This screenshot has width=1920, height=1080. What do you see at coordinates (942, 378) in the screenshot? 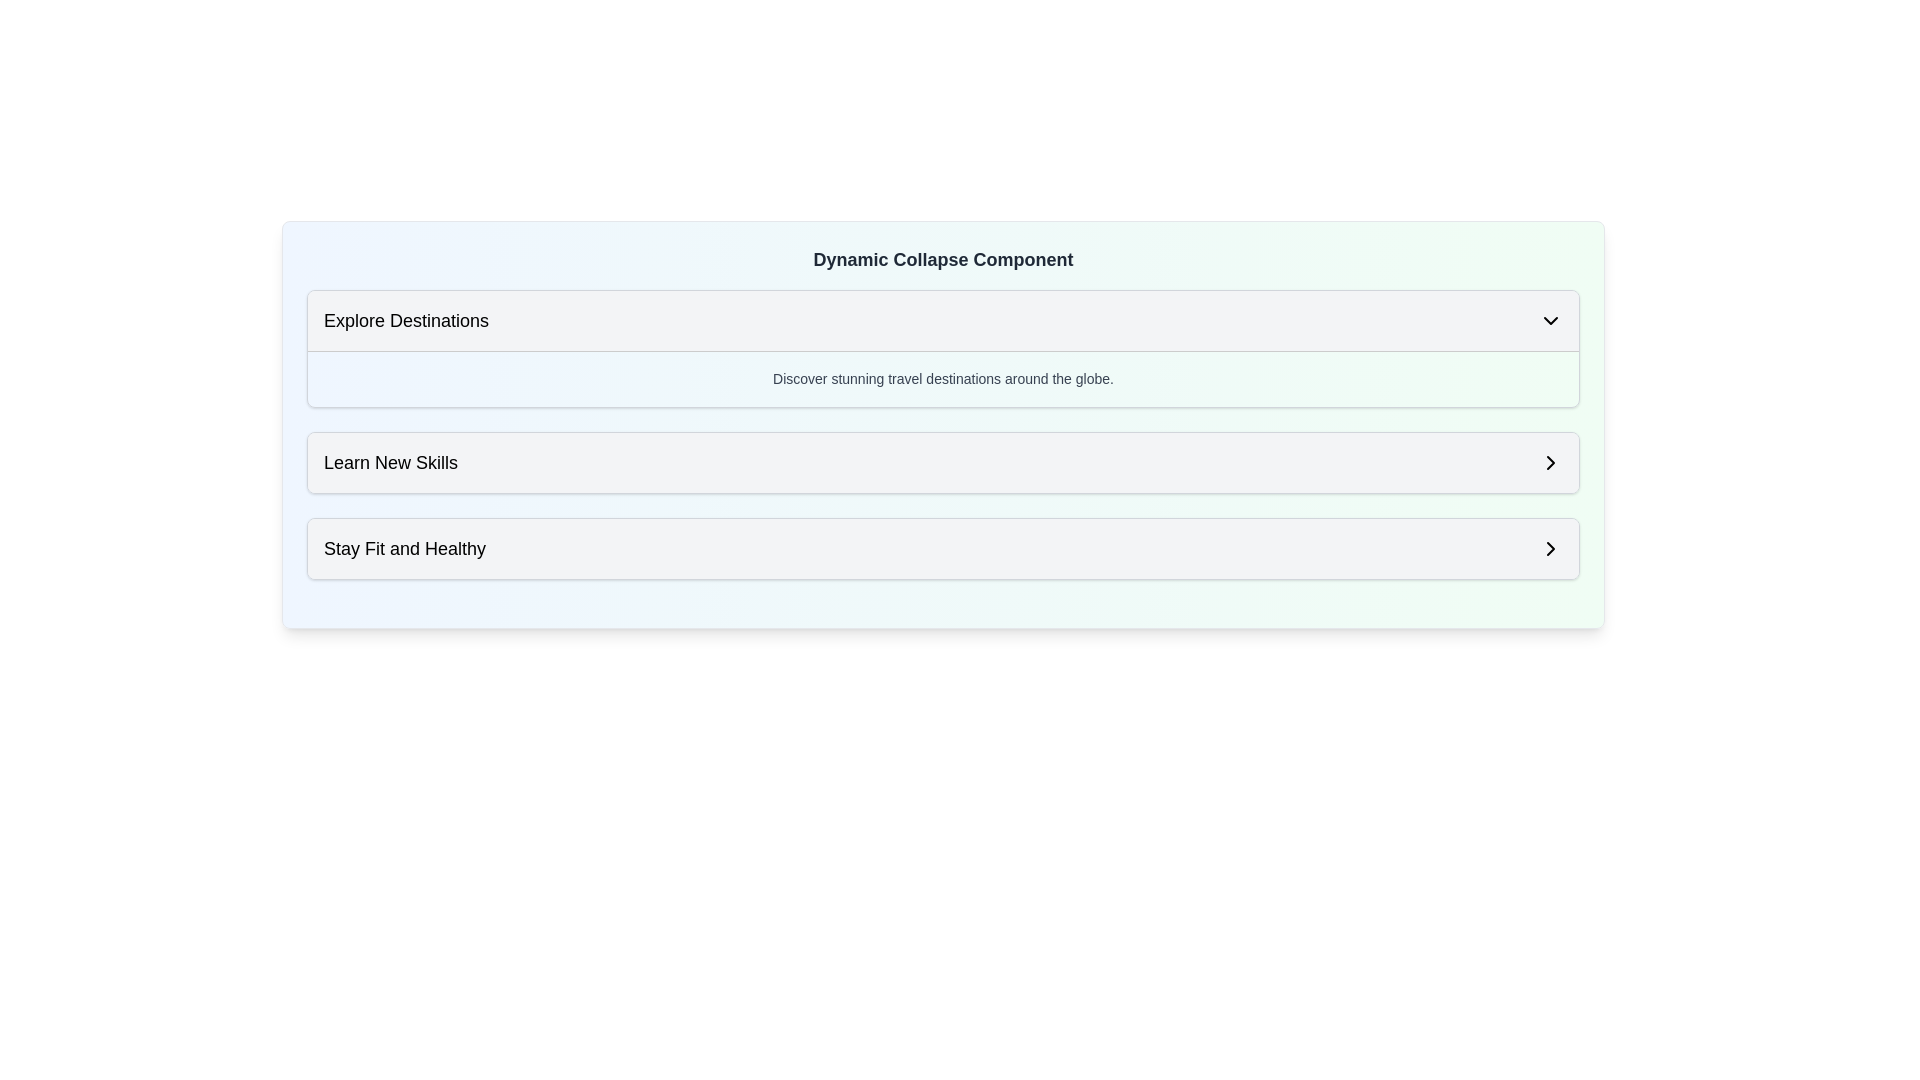
I see `text from the text block containing 'Discover stunning travel destinations around the globe.' located below the 'Explore Destinations' header` at bounding box center [942, 378].